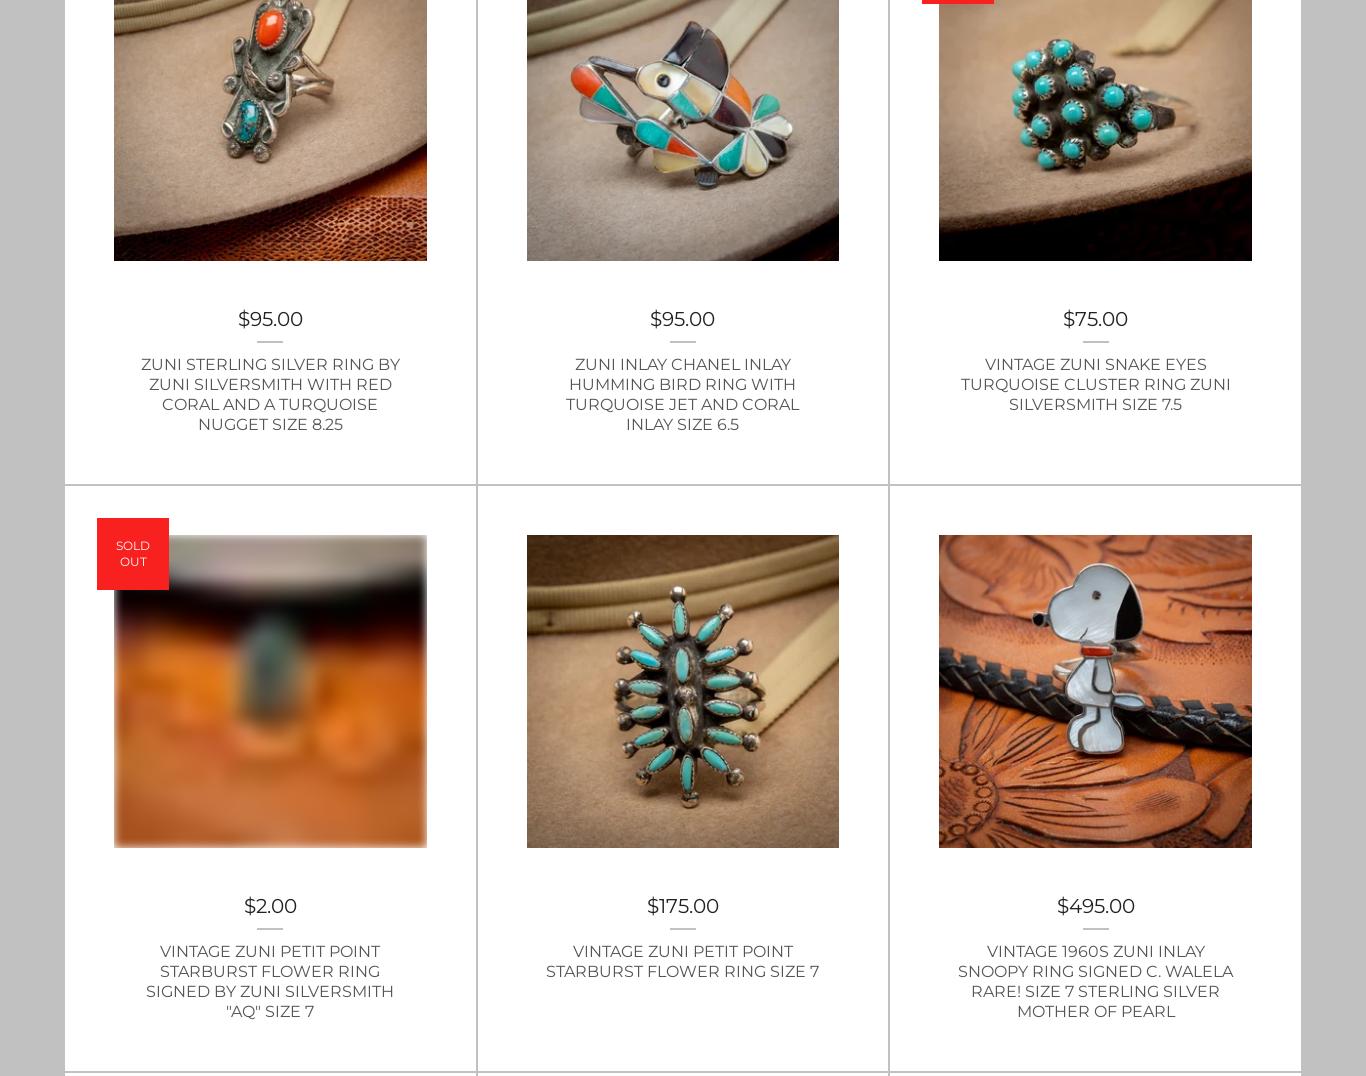  I want to click on '75.00', so click(1100, 319).